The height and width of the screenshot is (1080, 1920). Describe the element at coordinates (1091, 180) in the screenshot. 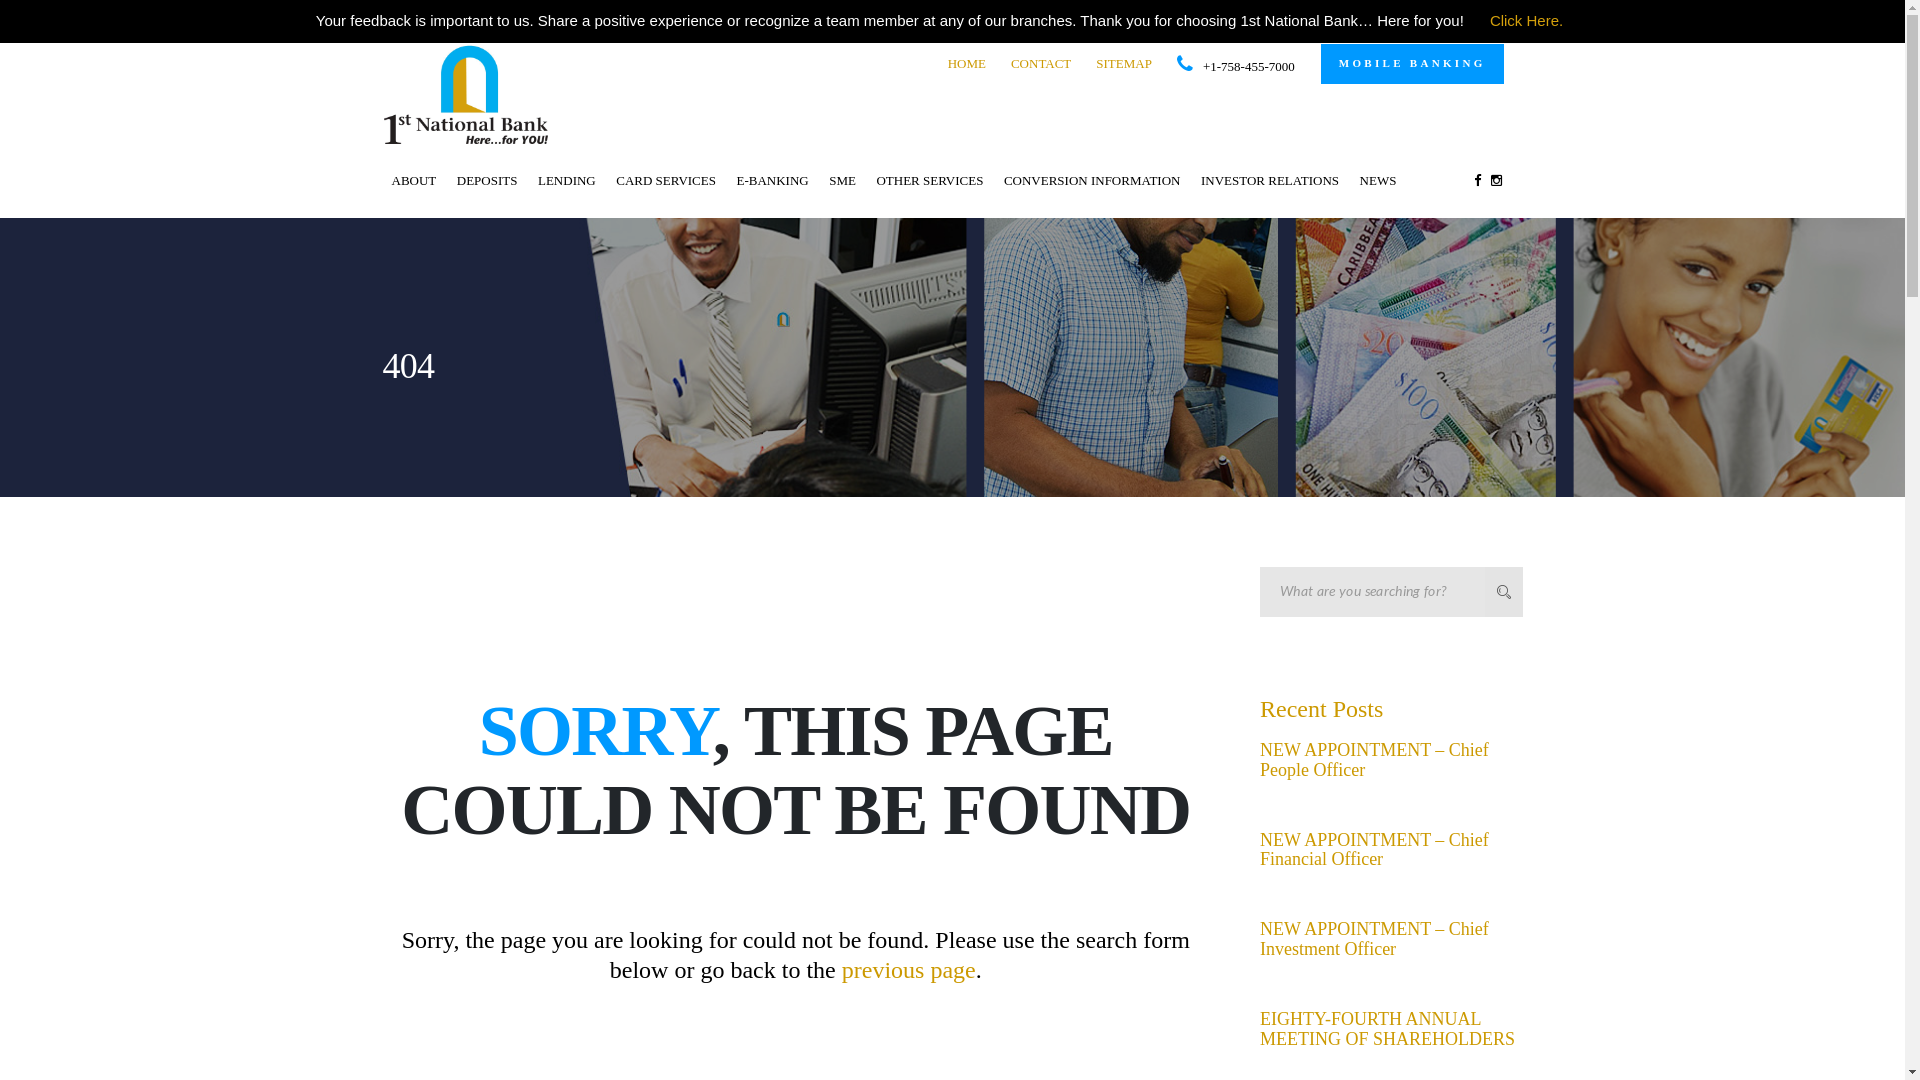

I see `'CONVERSION INFORMATION'` at that location.